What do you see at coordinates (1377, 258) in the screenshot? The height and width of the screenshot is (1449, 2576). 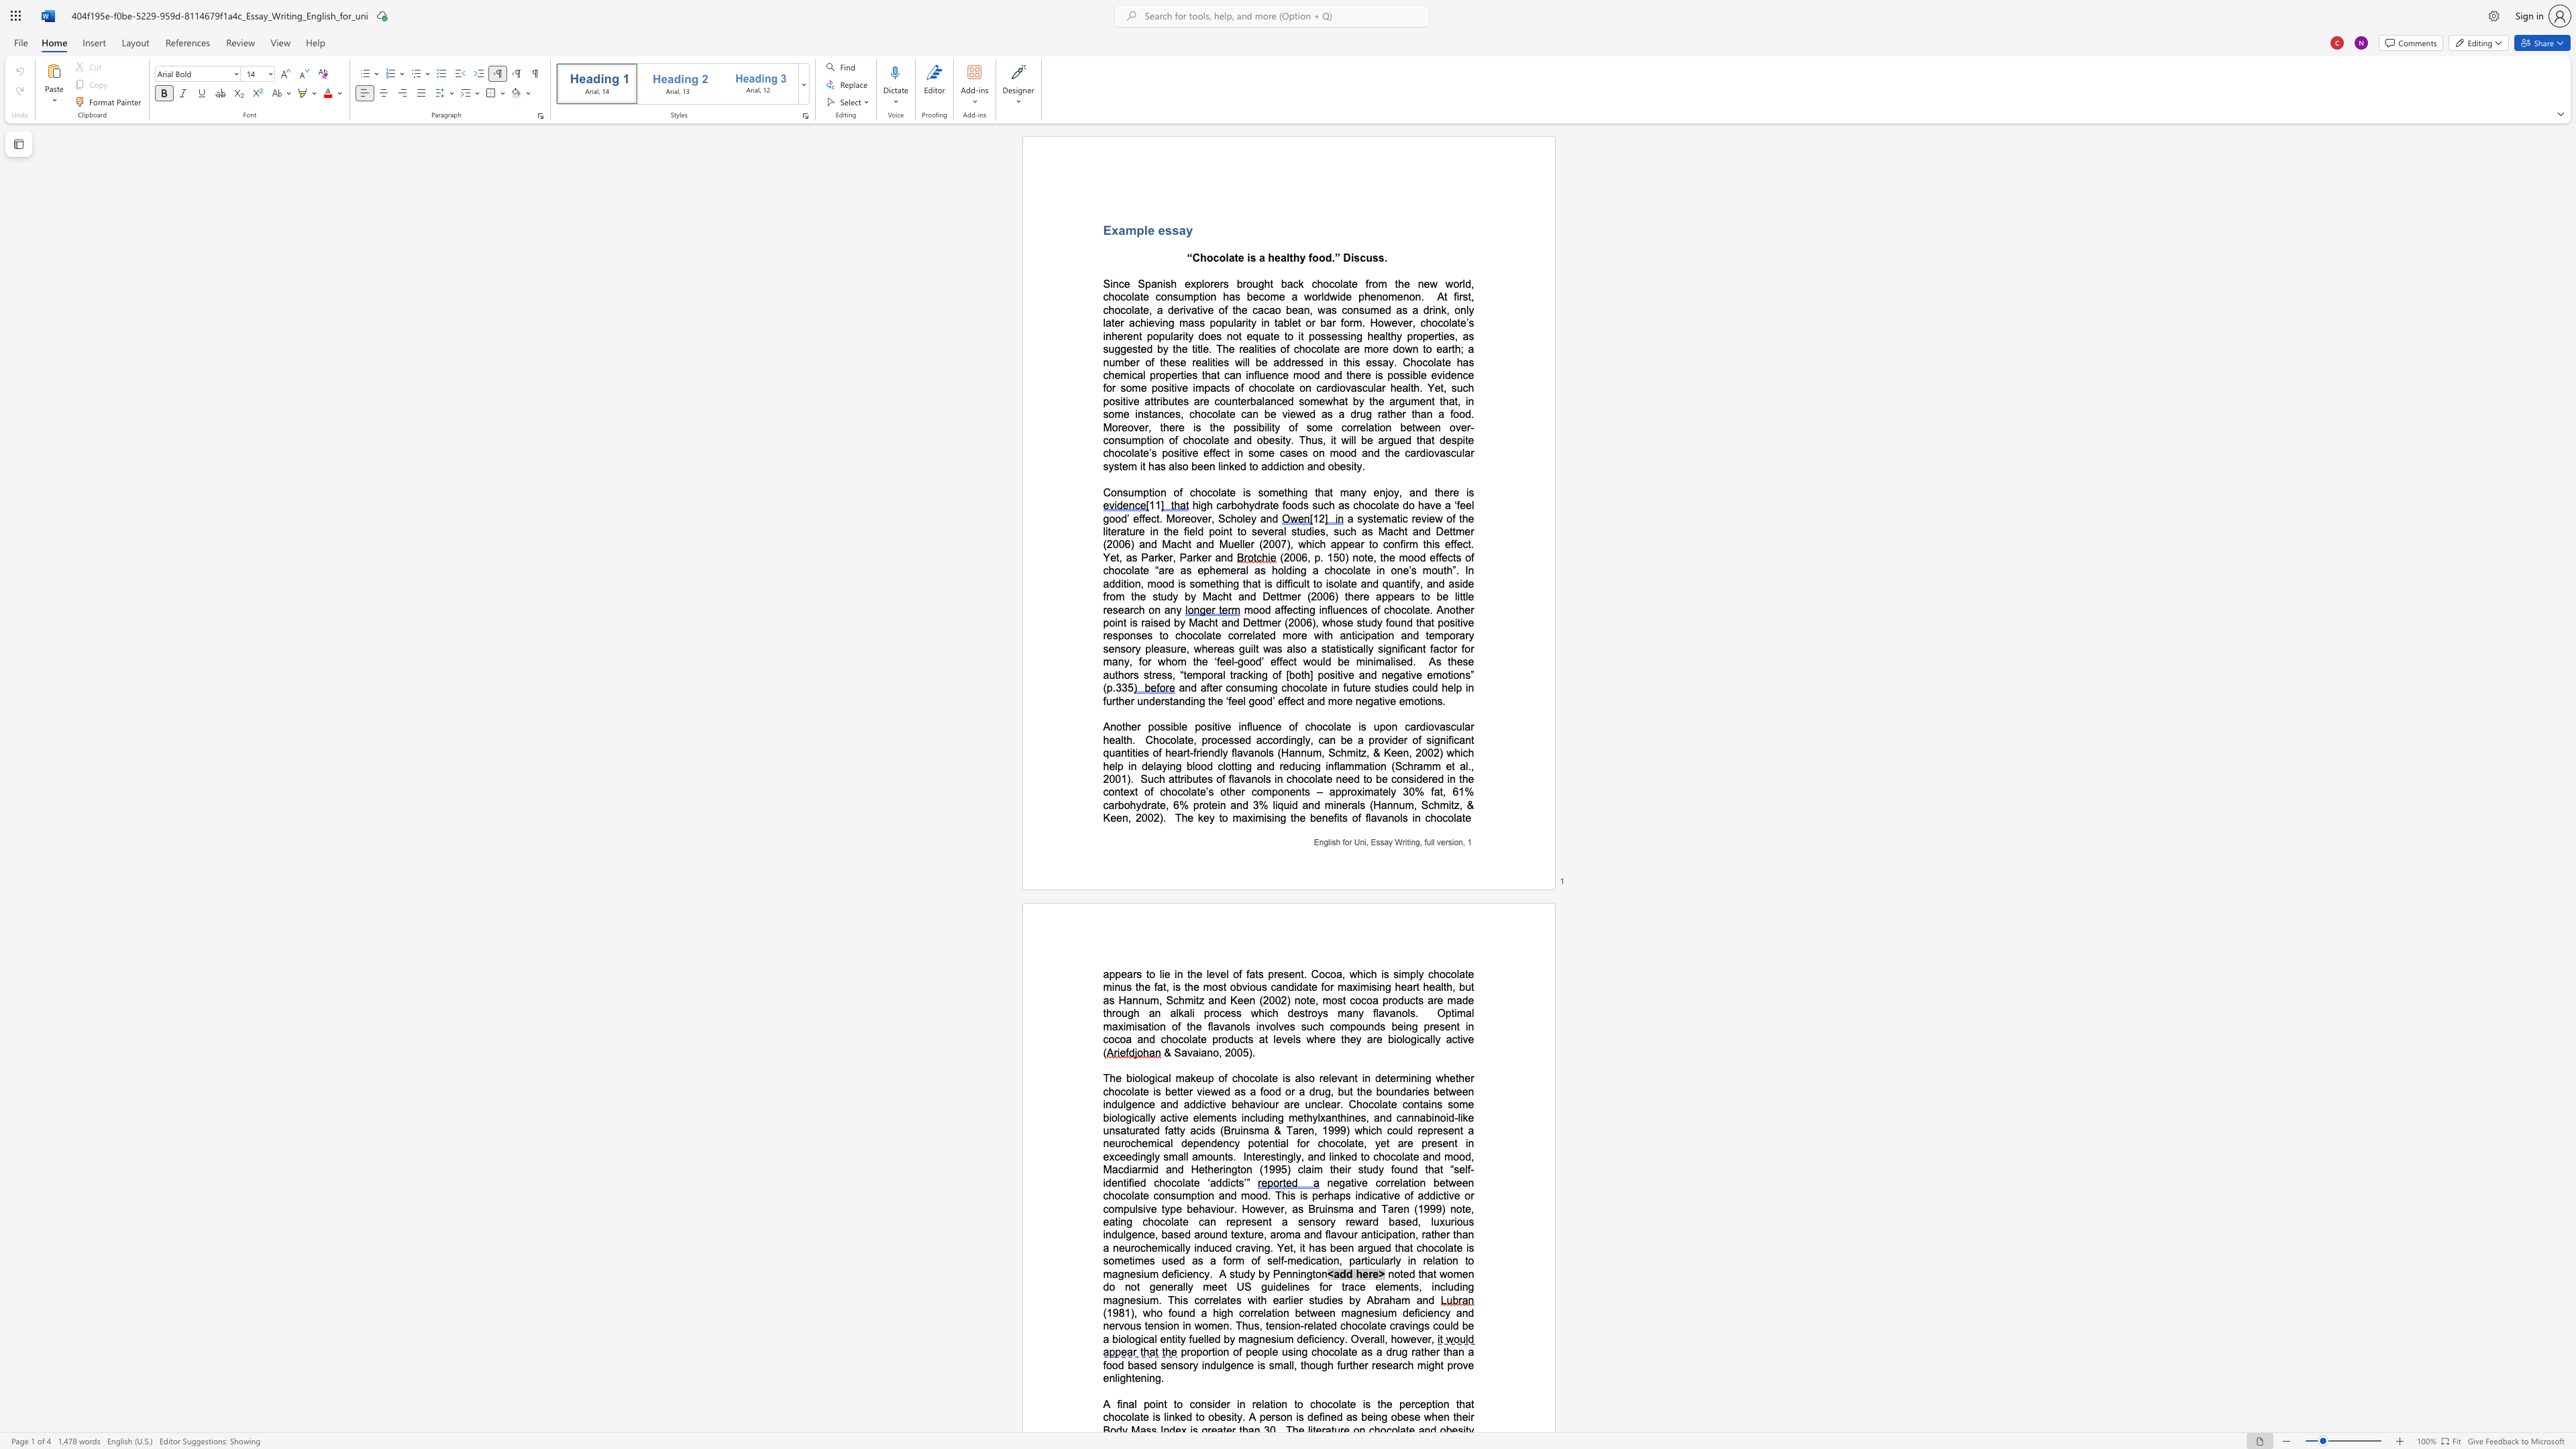 I see `the subset text "s." within the text "“Chocolate is a healthy food.” Discuss."` at bounding box center [1377, 258].